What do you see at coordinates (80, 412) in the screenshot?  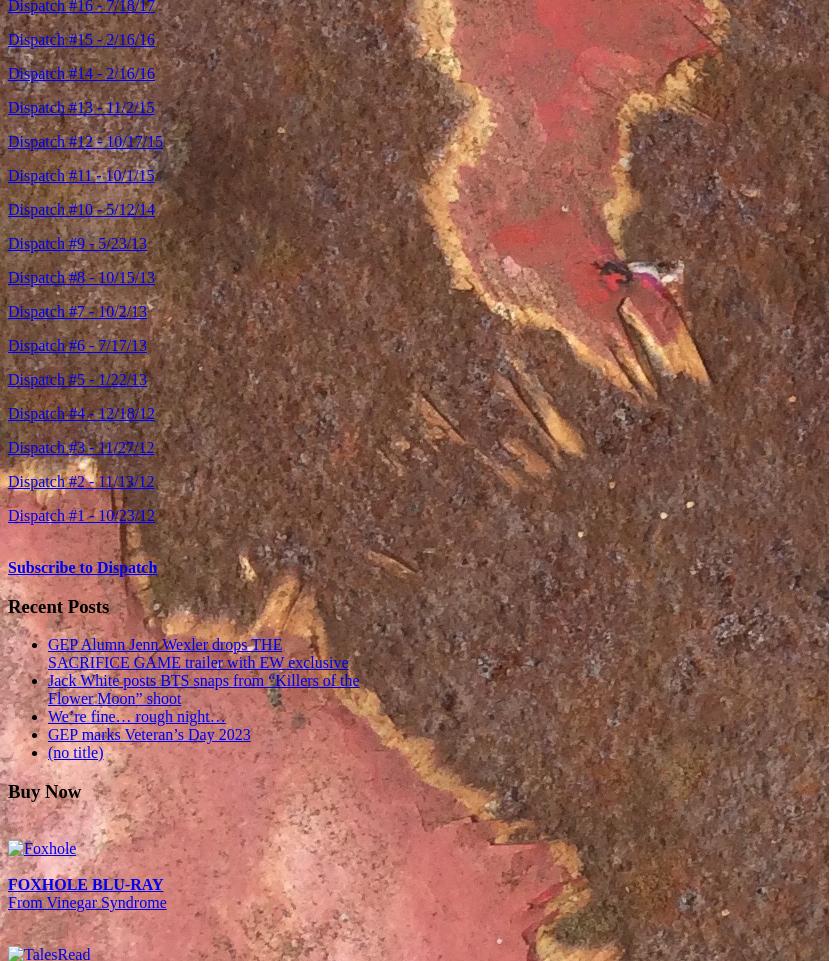 I see `'Dispatch #4 - 12/18/12'` at bounding box center [80, 412].